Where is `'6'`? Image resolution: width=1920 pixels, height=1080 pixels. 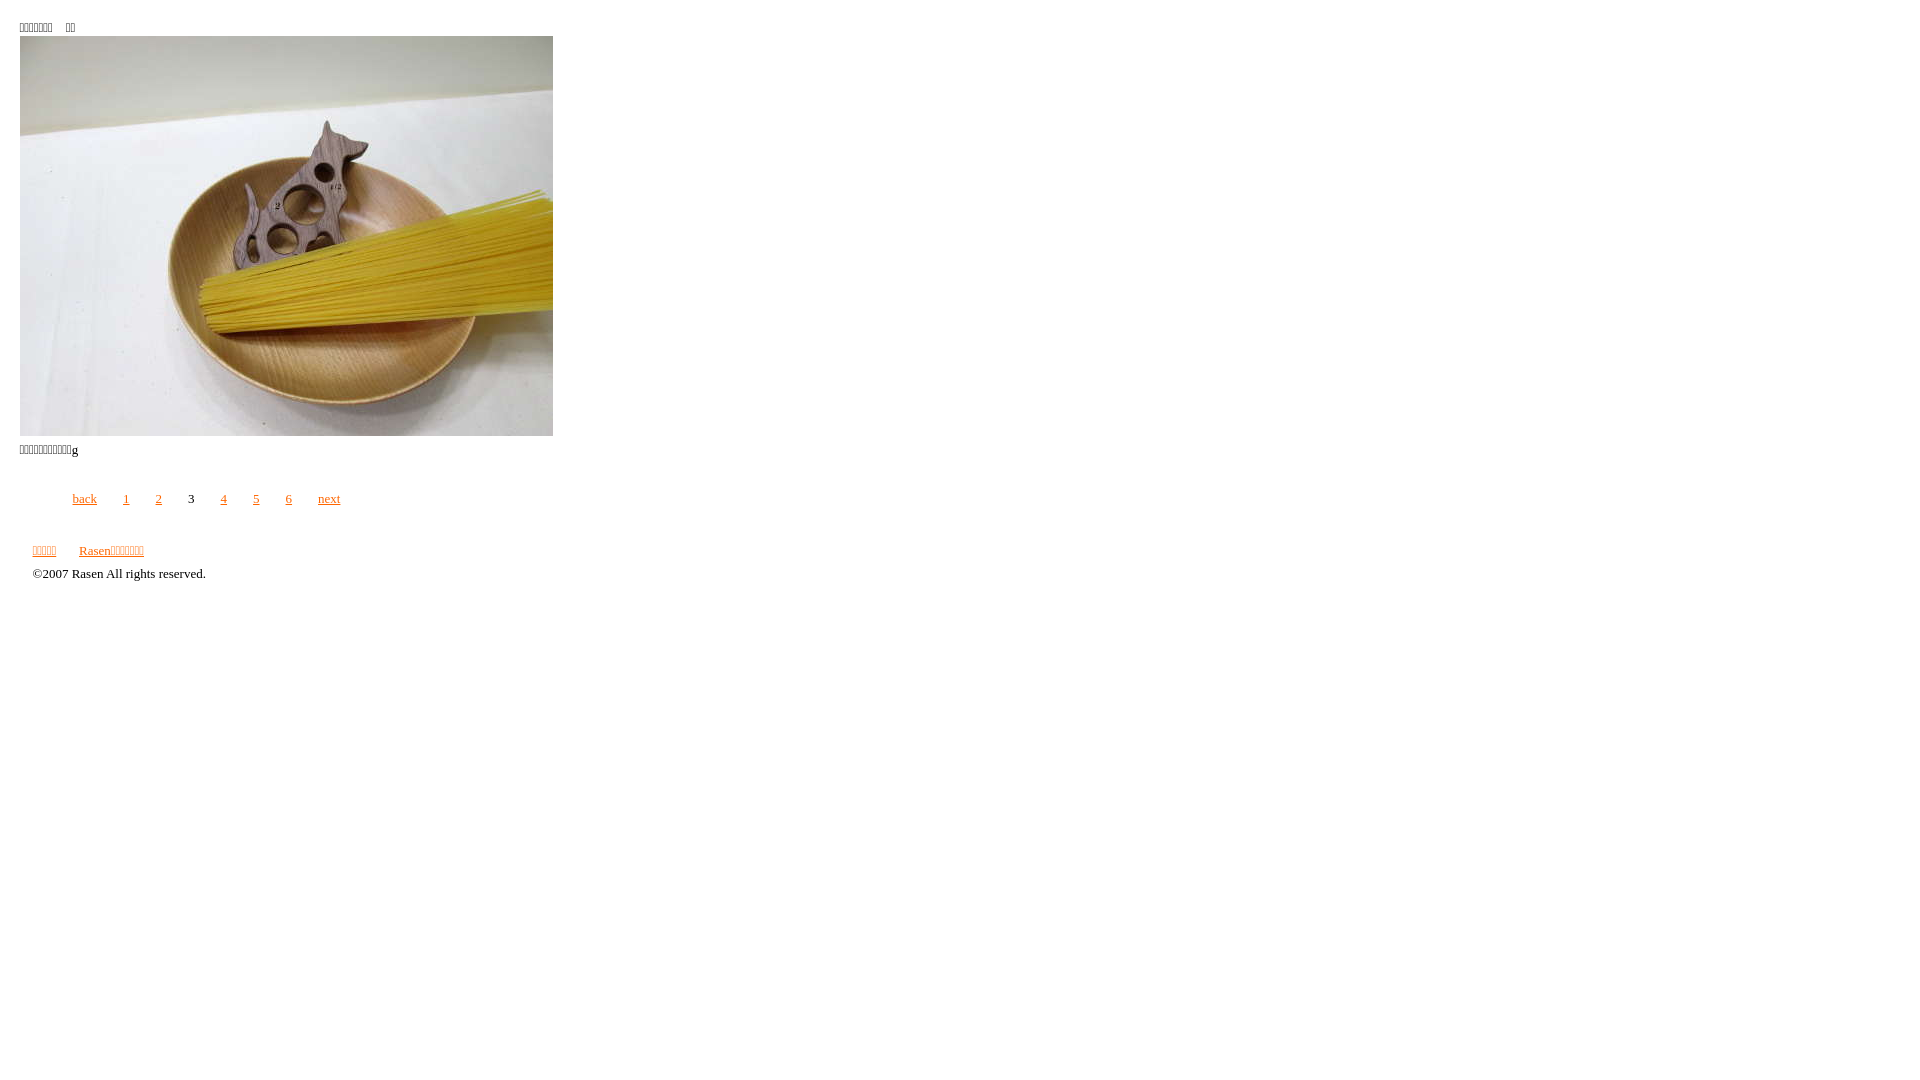
'6' is located at coordinates (288, 496).